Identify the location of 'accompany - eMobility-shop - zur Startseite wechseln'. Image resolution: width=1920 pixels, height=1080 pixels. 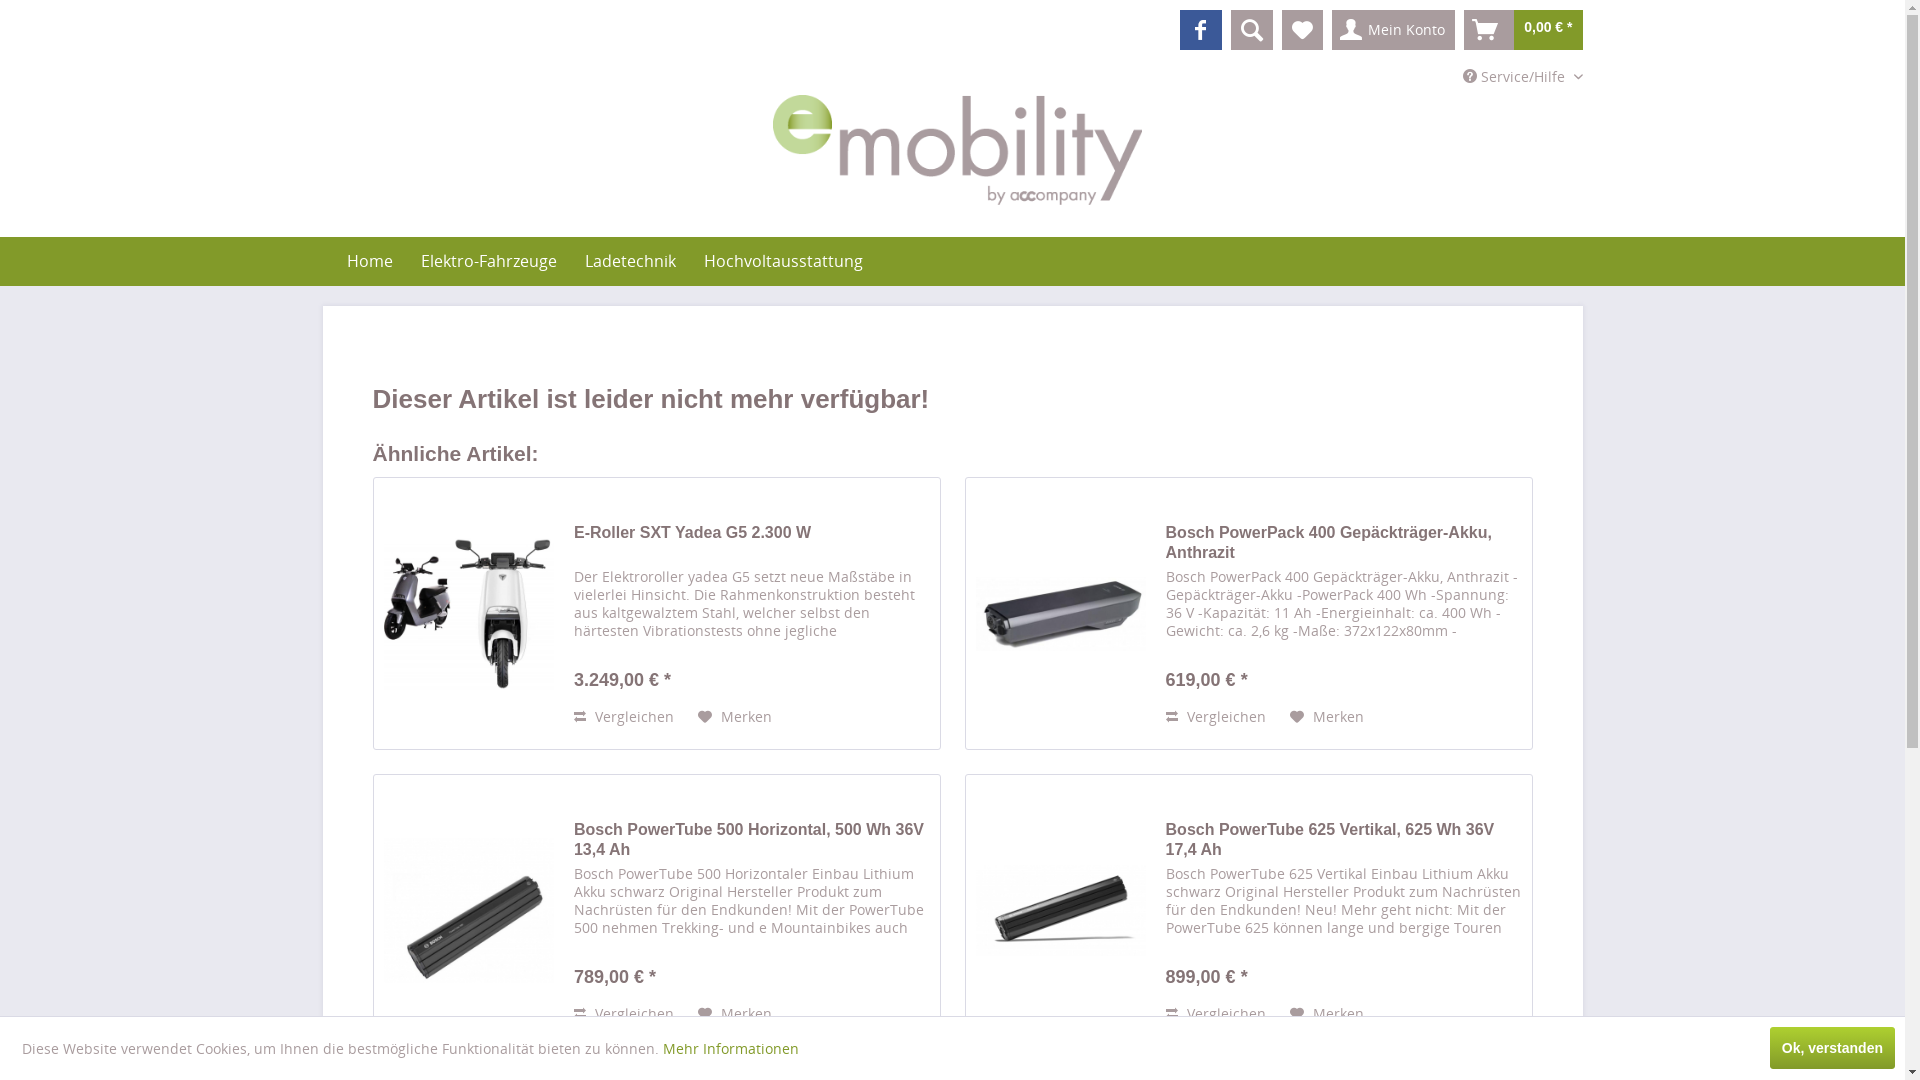
(956, 149).